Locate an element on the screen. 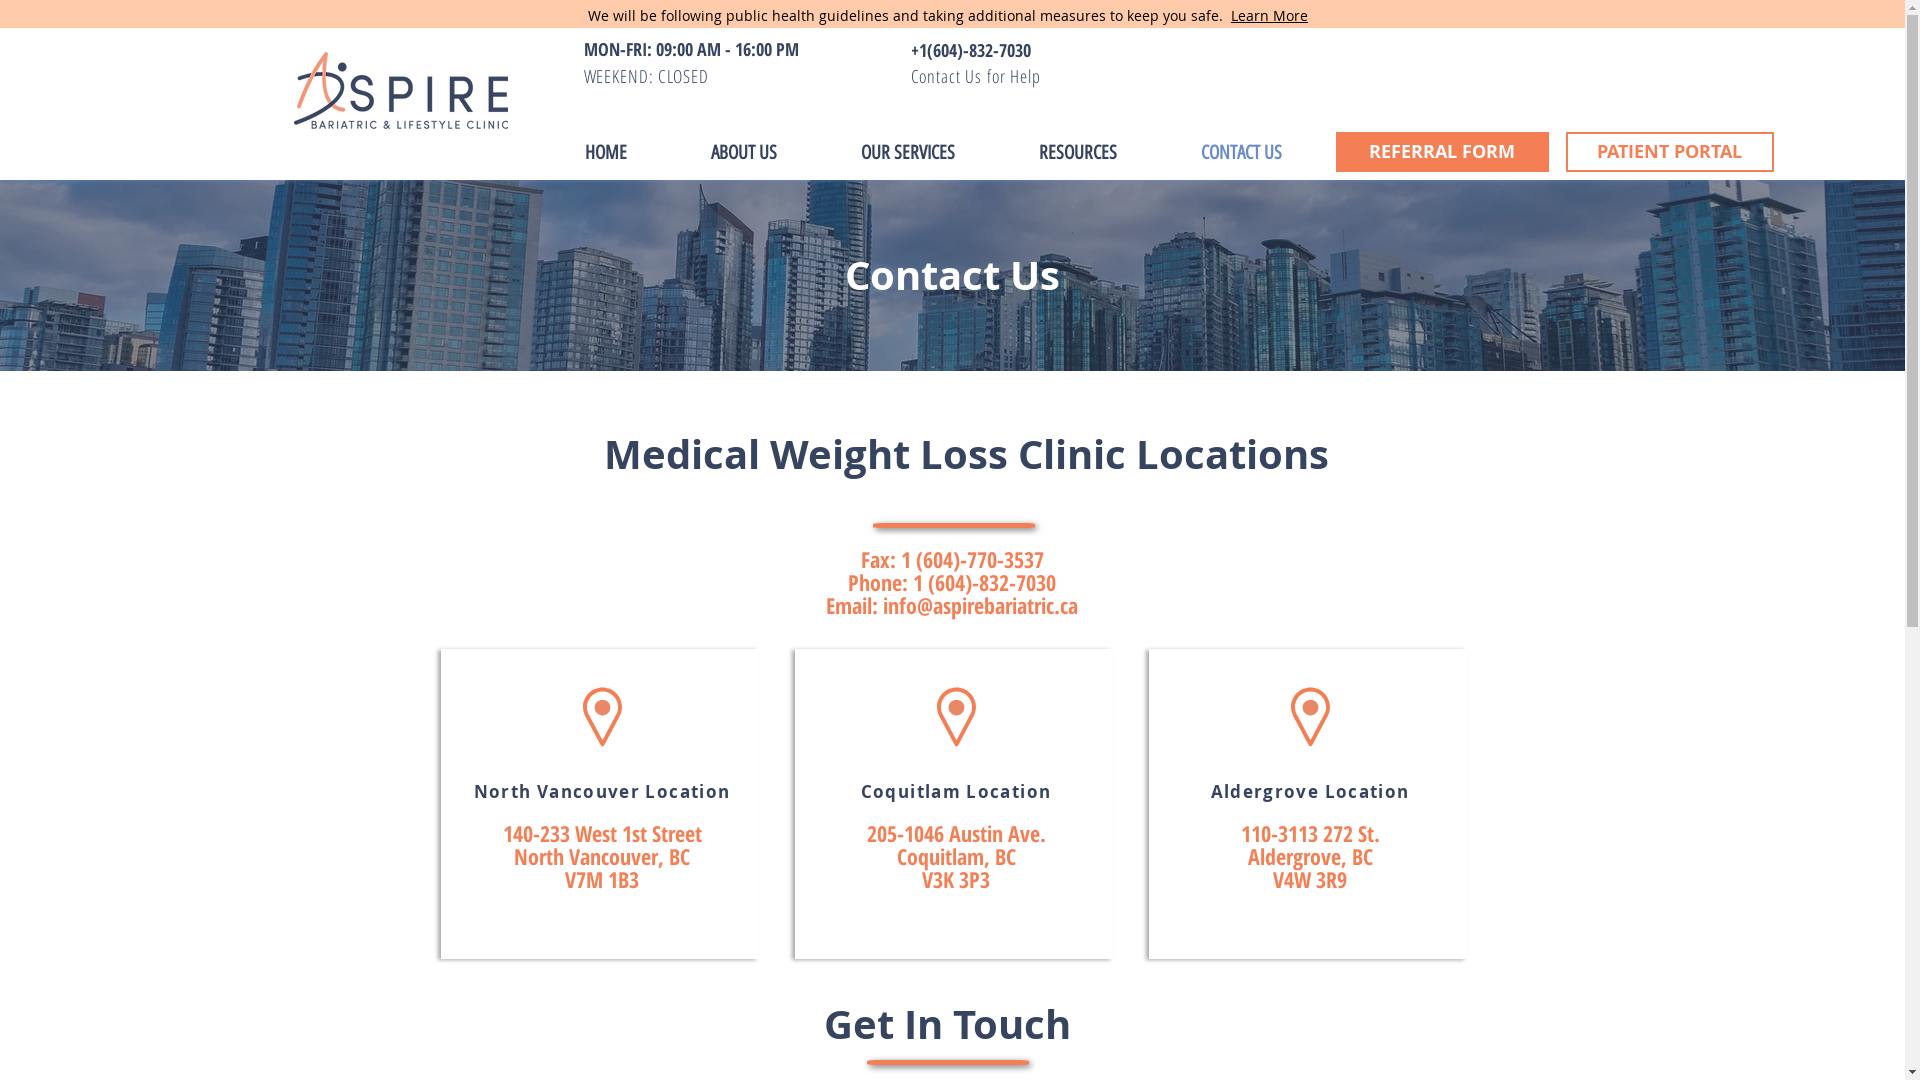 The image size is (1920, 1080). 'HOME' is located at coordinates (603, 152).